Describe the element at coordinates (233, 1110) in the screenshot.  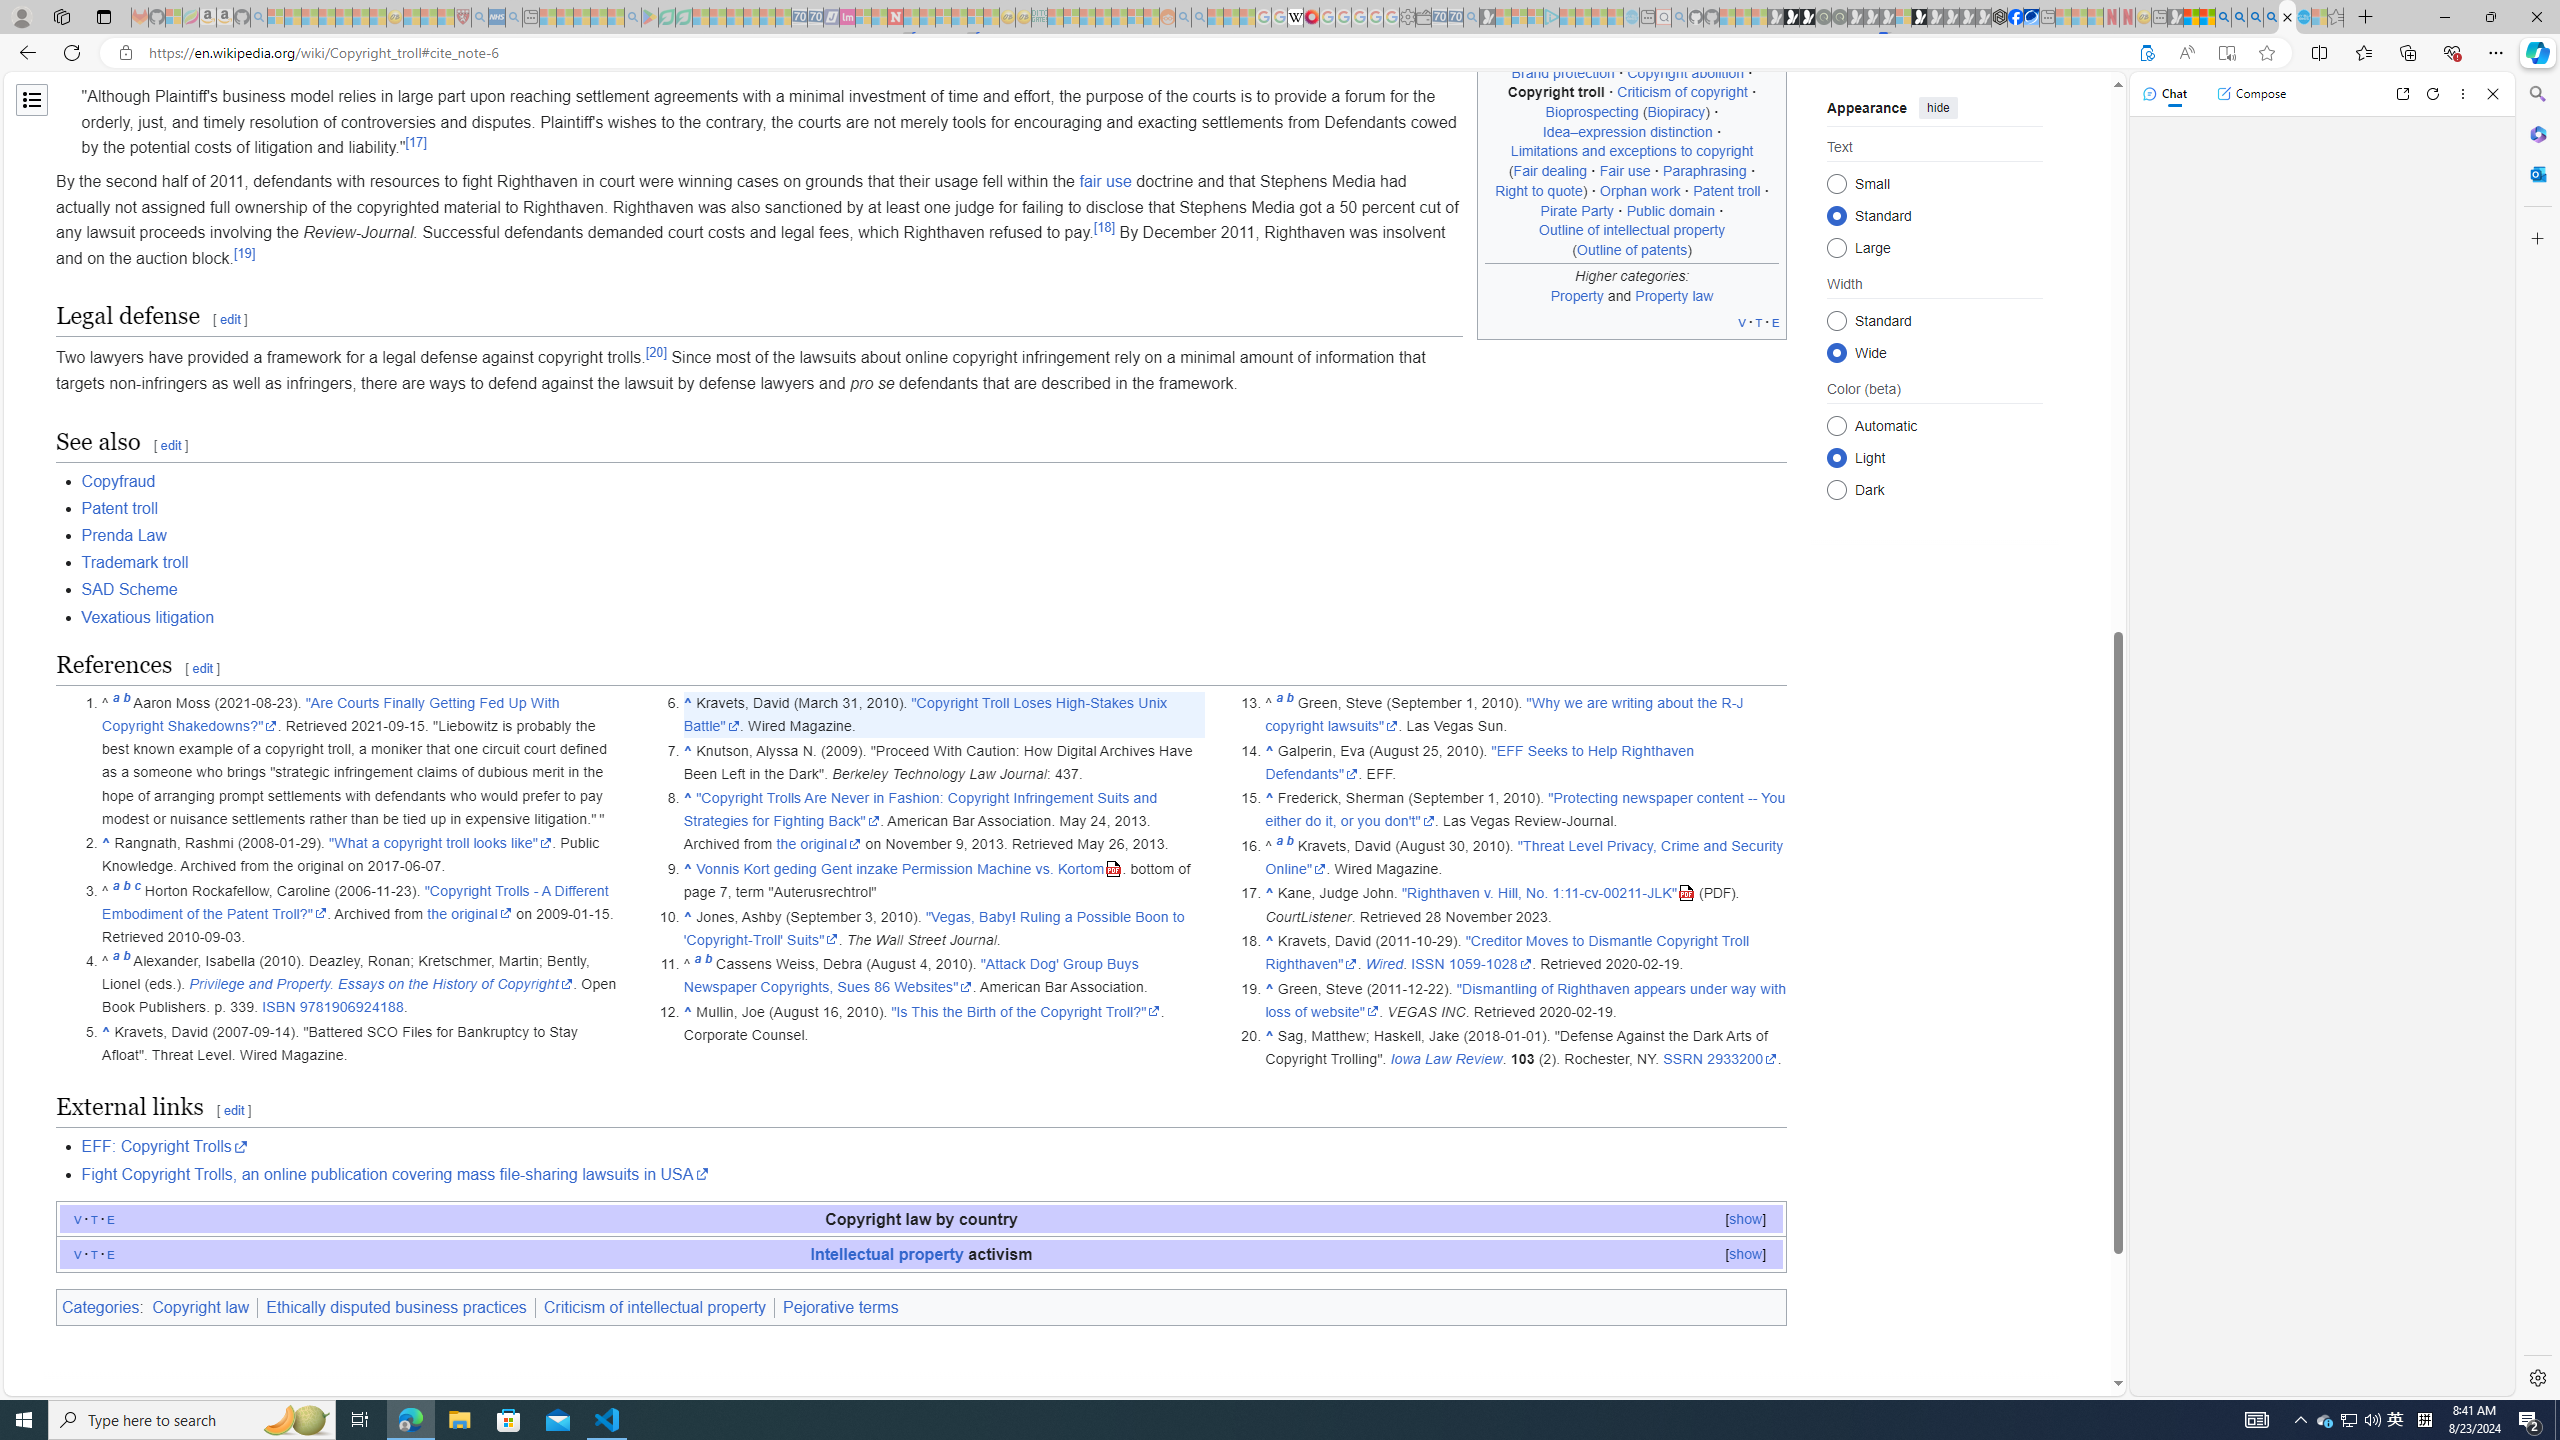
I see `'edit'` at that location.